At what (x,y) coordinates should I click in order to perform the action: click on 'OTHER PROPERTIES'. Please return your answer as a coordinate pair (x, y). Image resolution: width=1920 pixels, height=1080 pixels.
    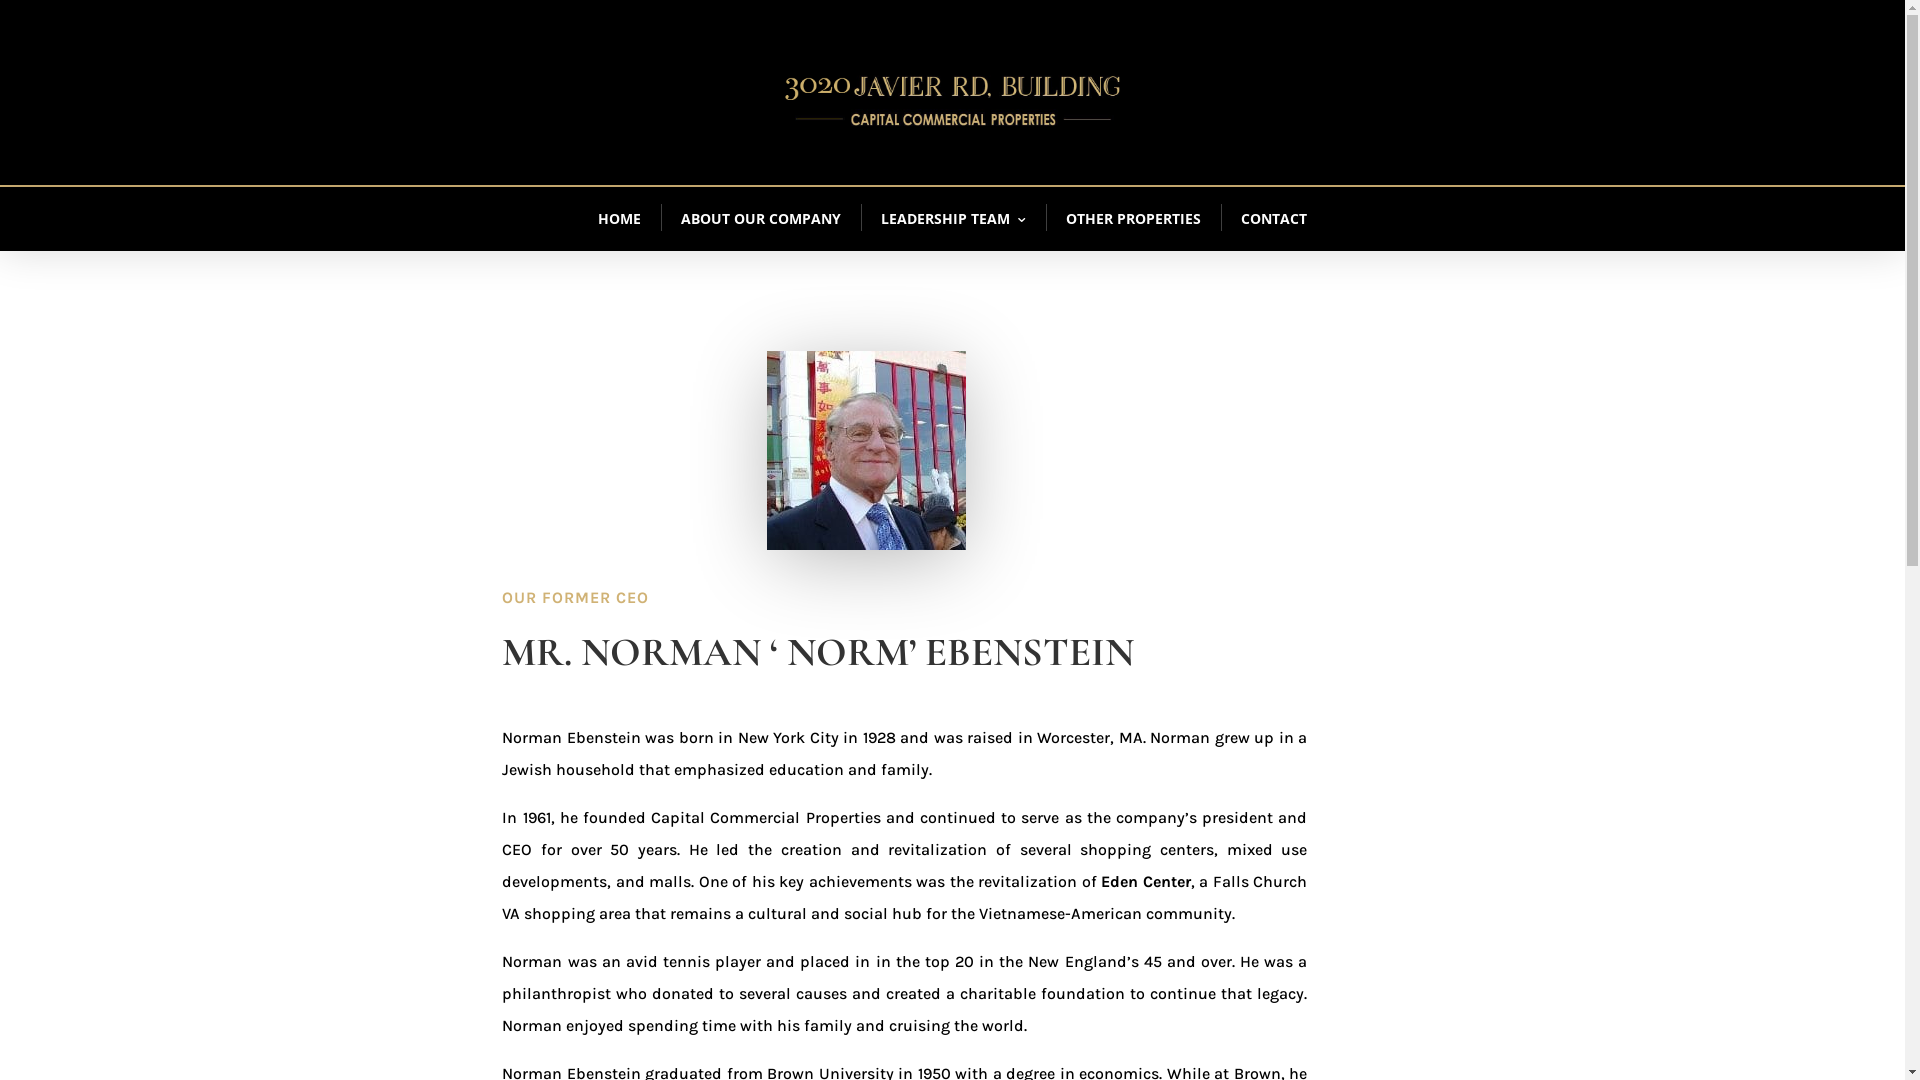
    Looking at the image, I should click on (1133, 219).